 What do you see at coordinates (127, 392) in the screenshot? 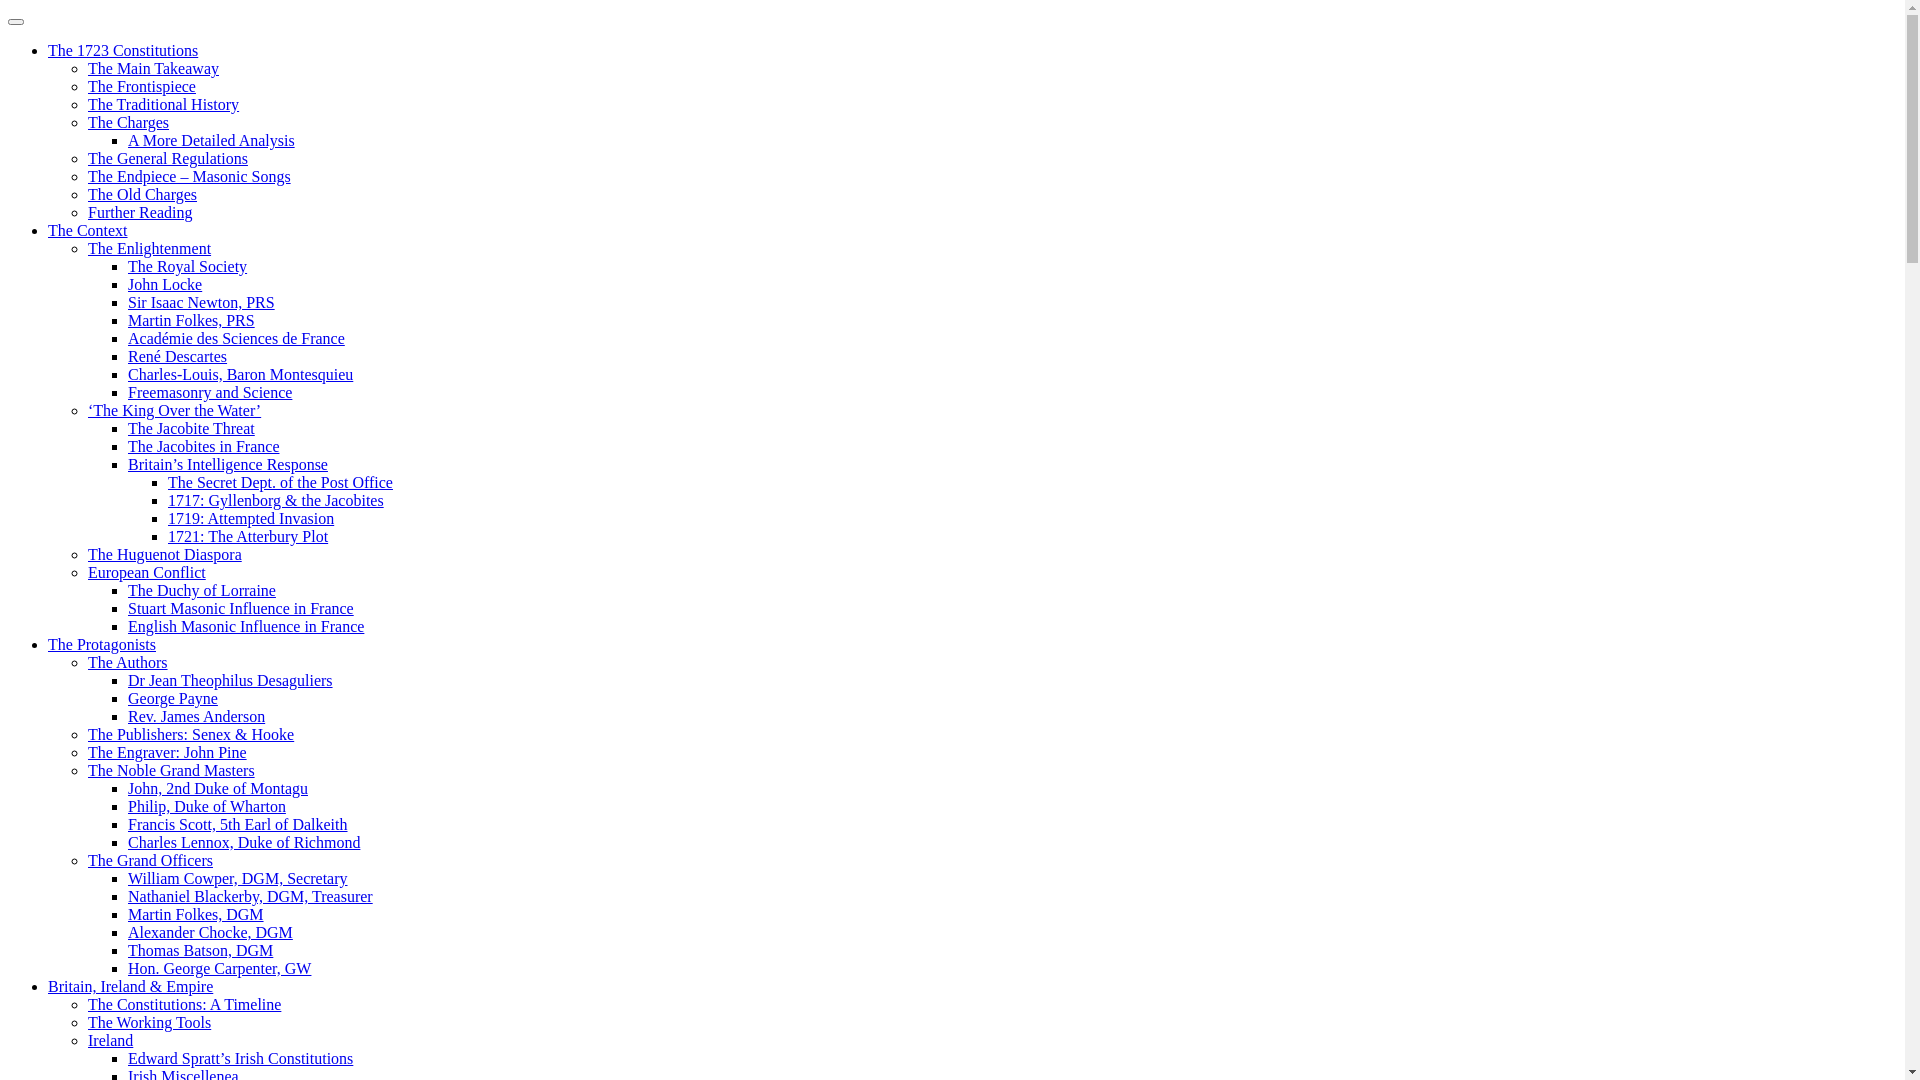
I see `'Freemasonry and Science'` at bounding box center [127, 392].